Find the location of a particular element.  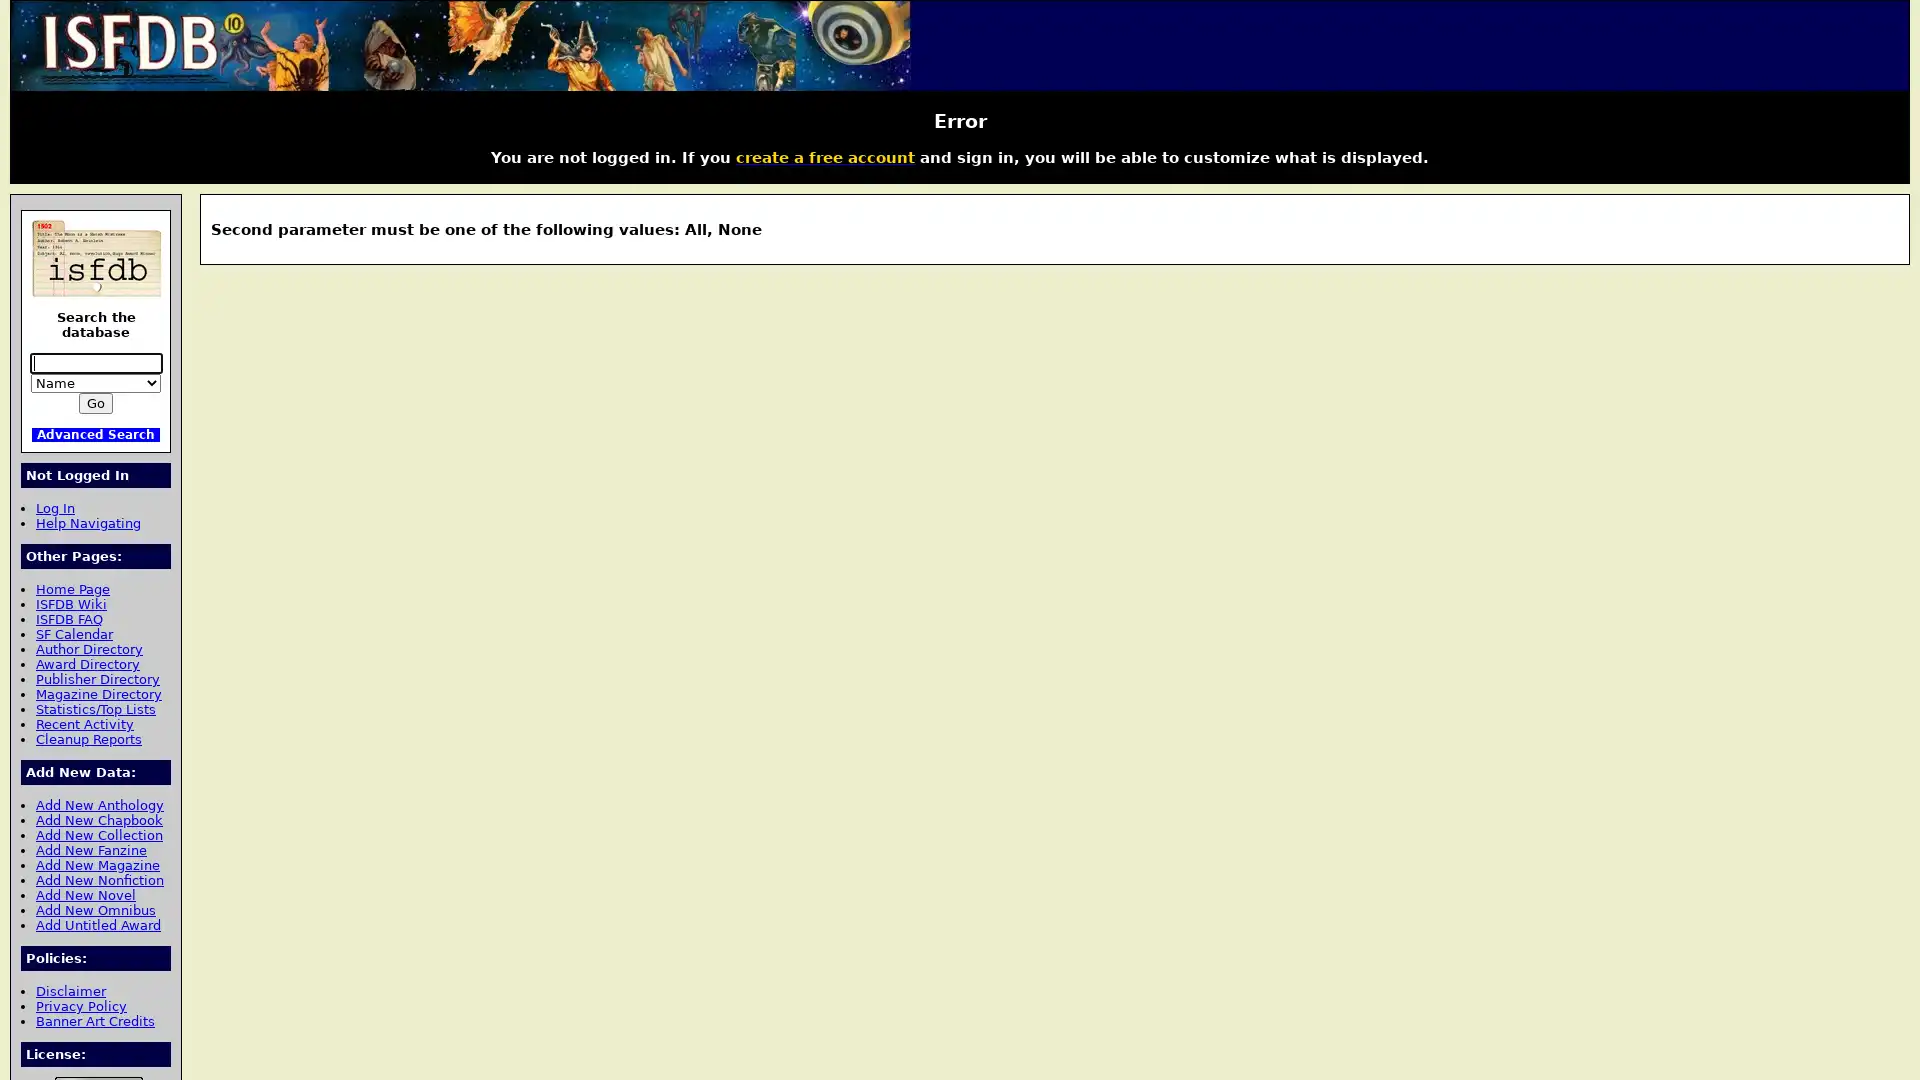

Go is located at coordinates (95, 403).